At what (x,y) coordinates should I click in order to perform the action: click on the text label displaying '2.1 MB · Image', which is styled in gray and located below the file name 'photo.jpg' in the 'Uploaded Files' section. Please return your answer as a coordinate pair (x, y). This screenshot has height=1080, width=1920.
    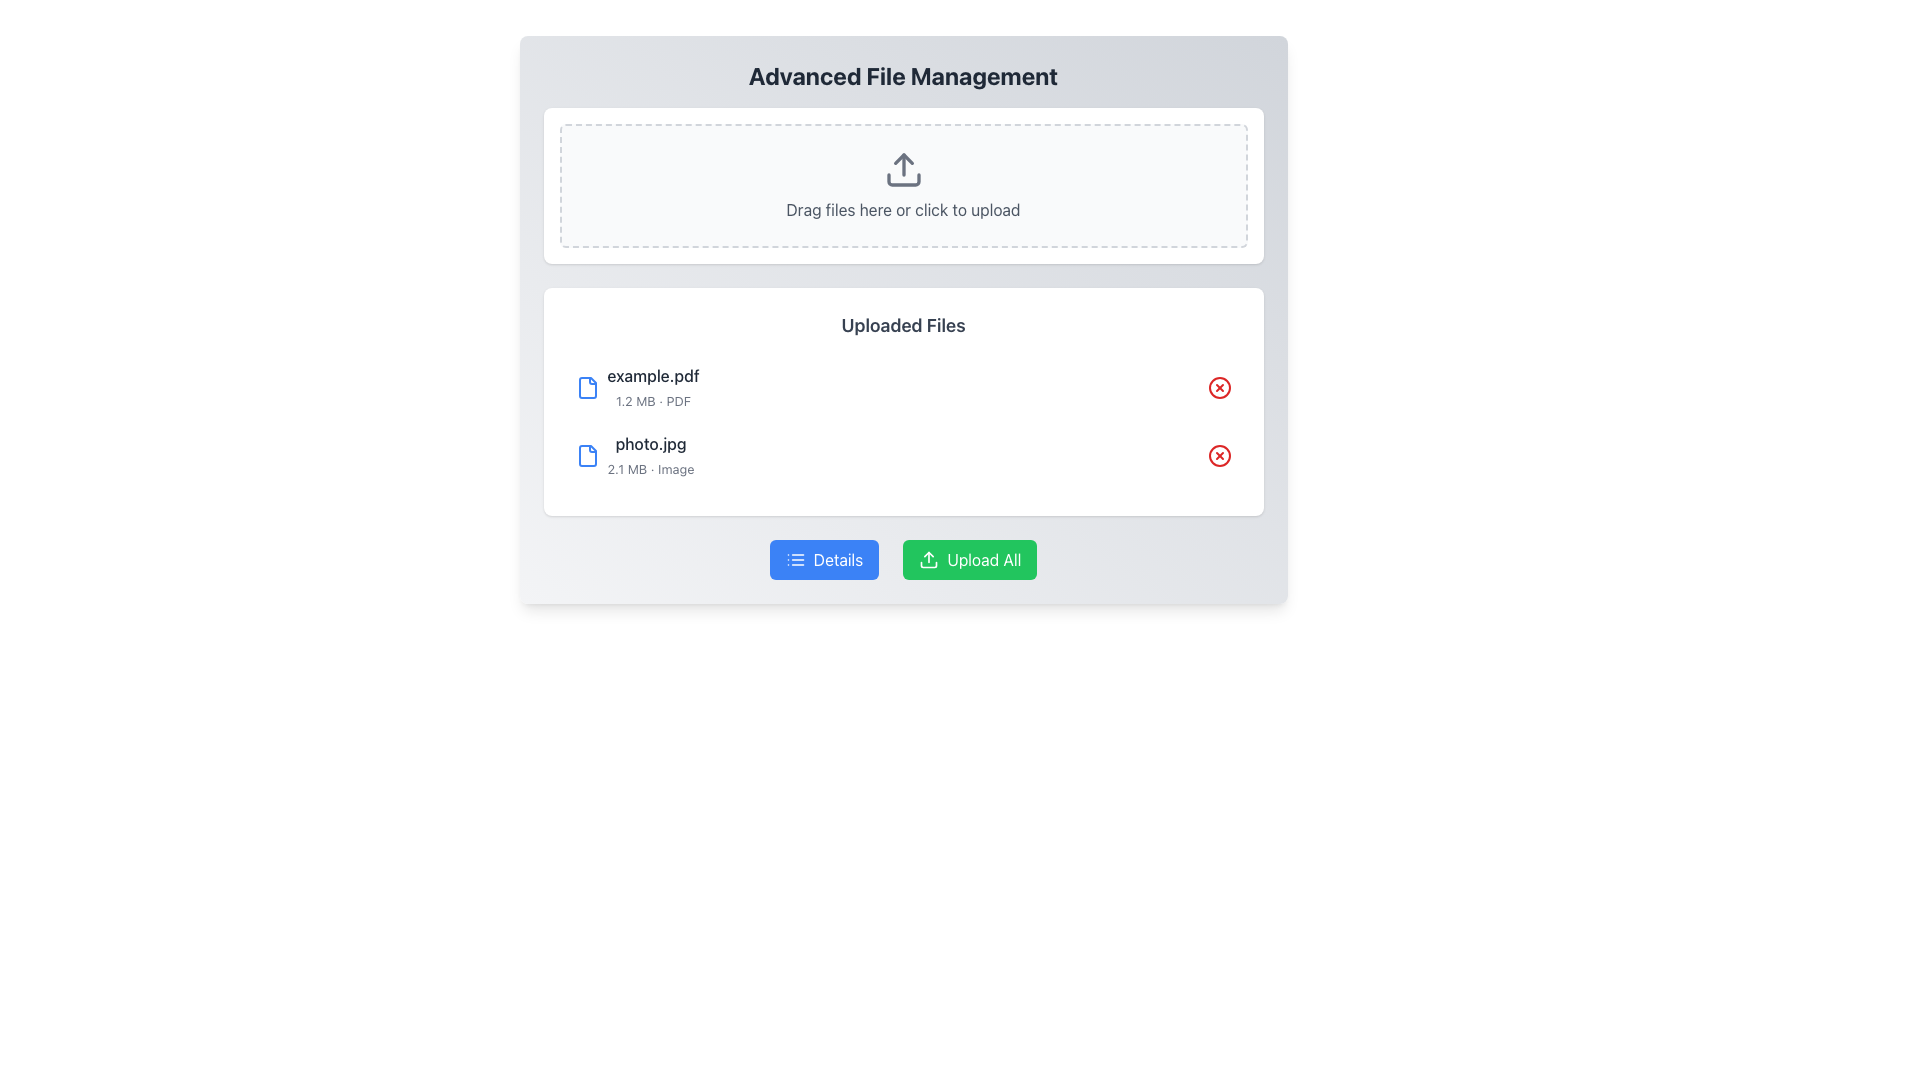
    Looking at the image, I should click on (651, 469).